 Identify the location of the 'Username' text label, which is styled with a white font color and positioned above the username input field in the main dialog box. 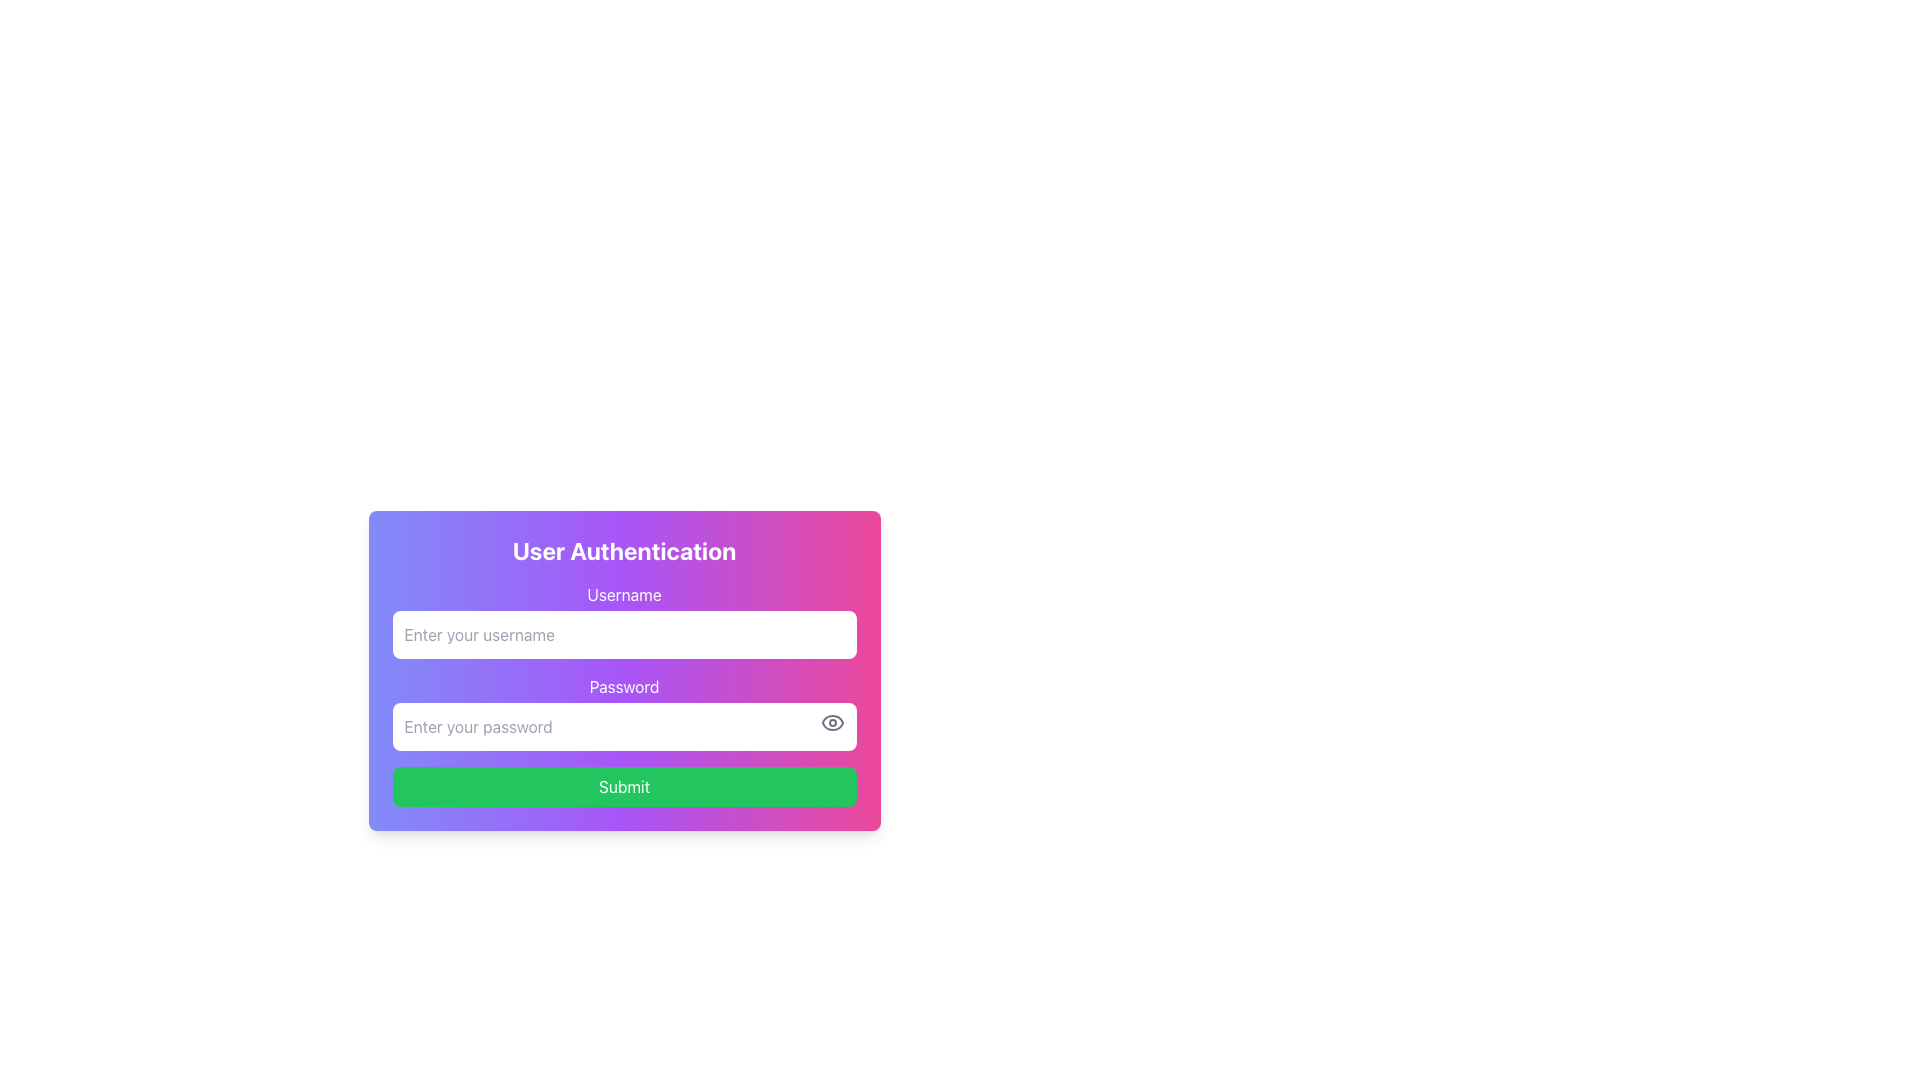
(623, 593).